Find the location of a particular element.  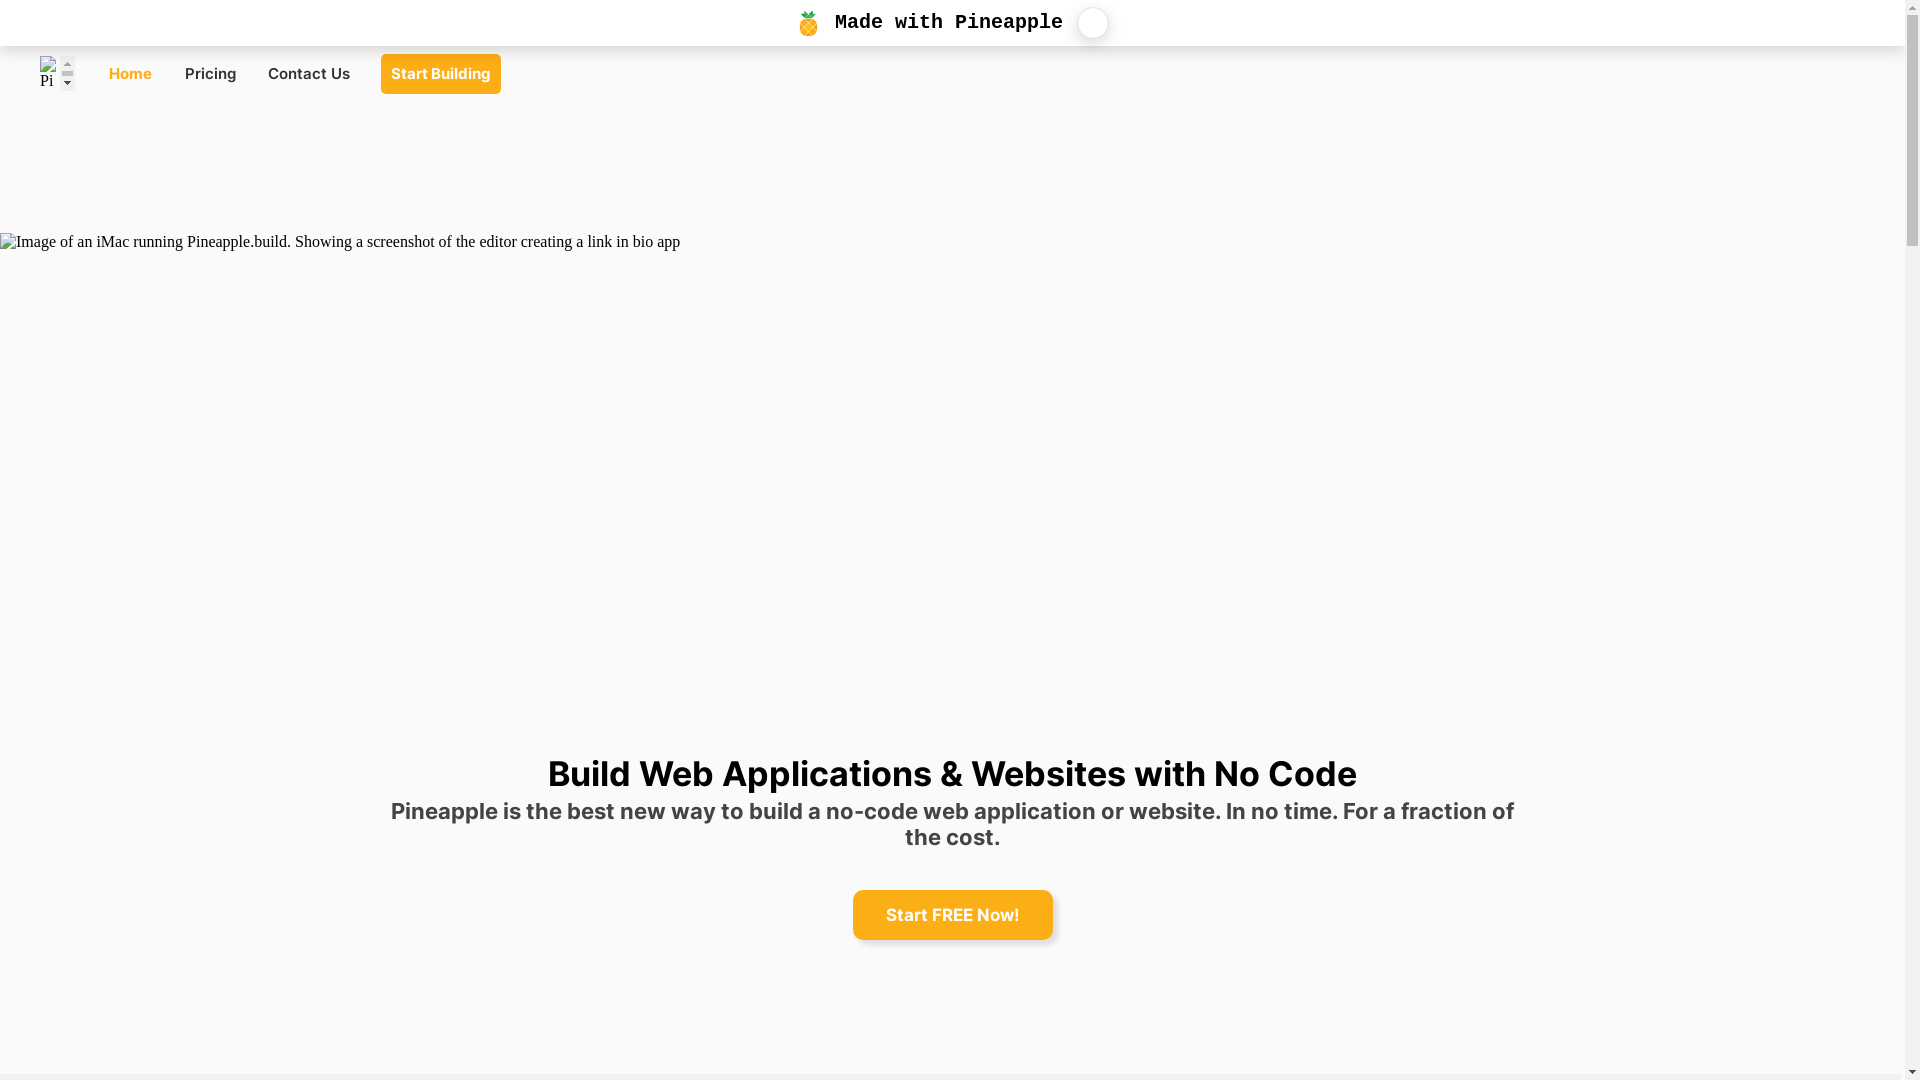

'Pineapple Logo Image' is located at coordinates (39, 72).